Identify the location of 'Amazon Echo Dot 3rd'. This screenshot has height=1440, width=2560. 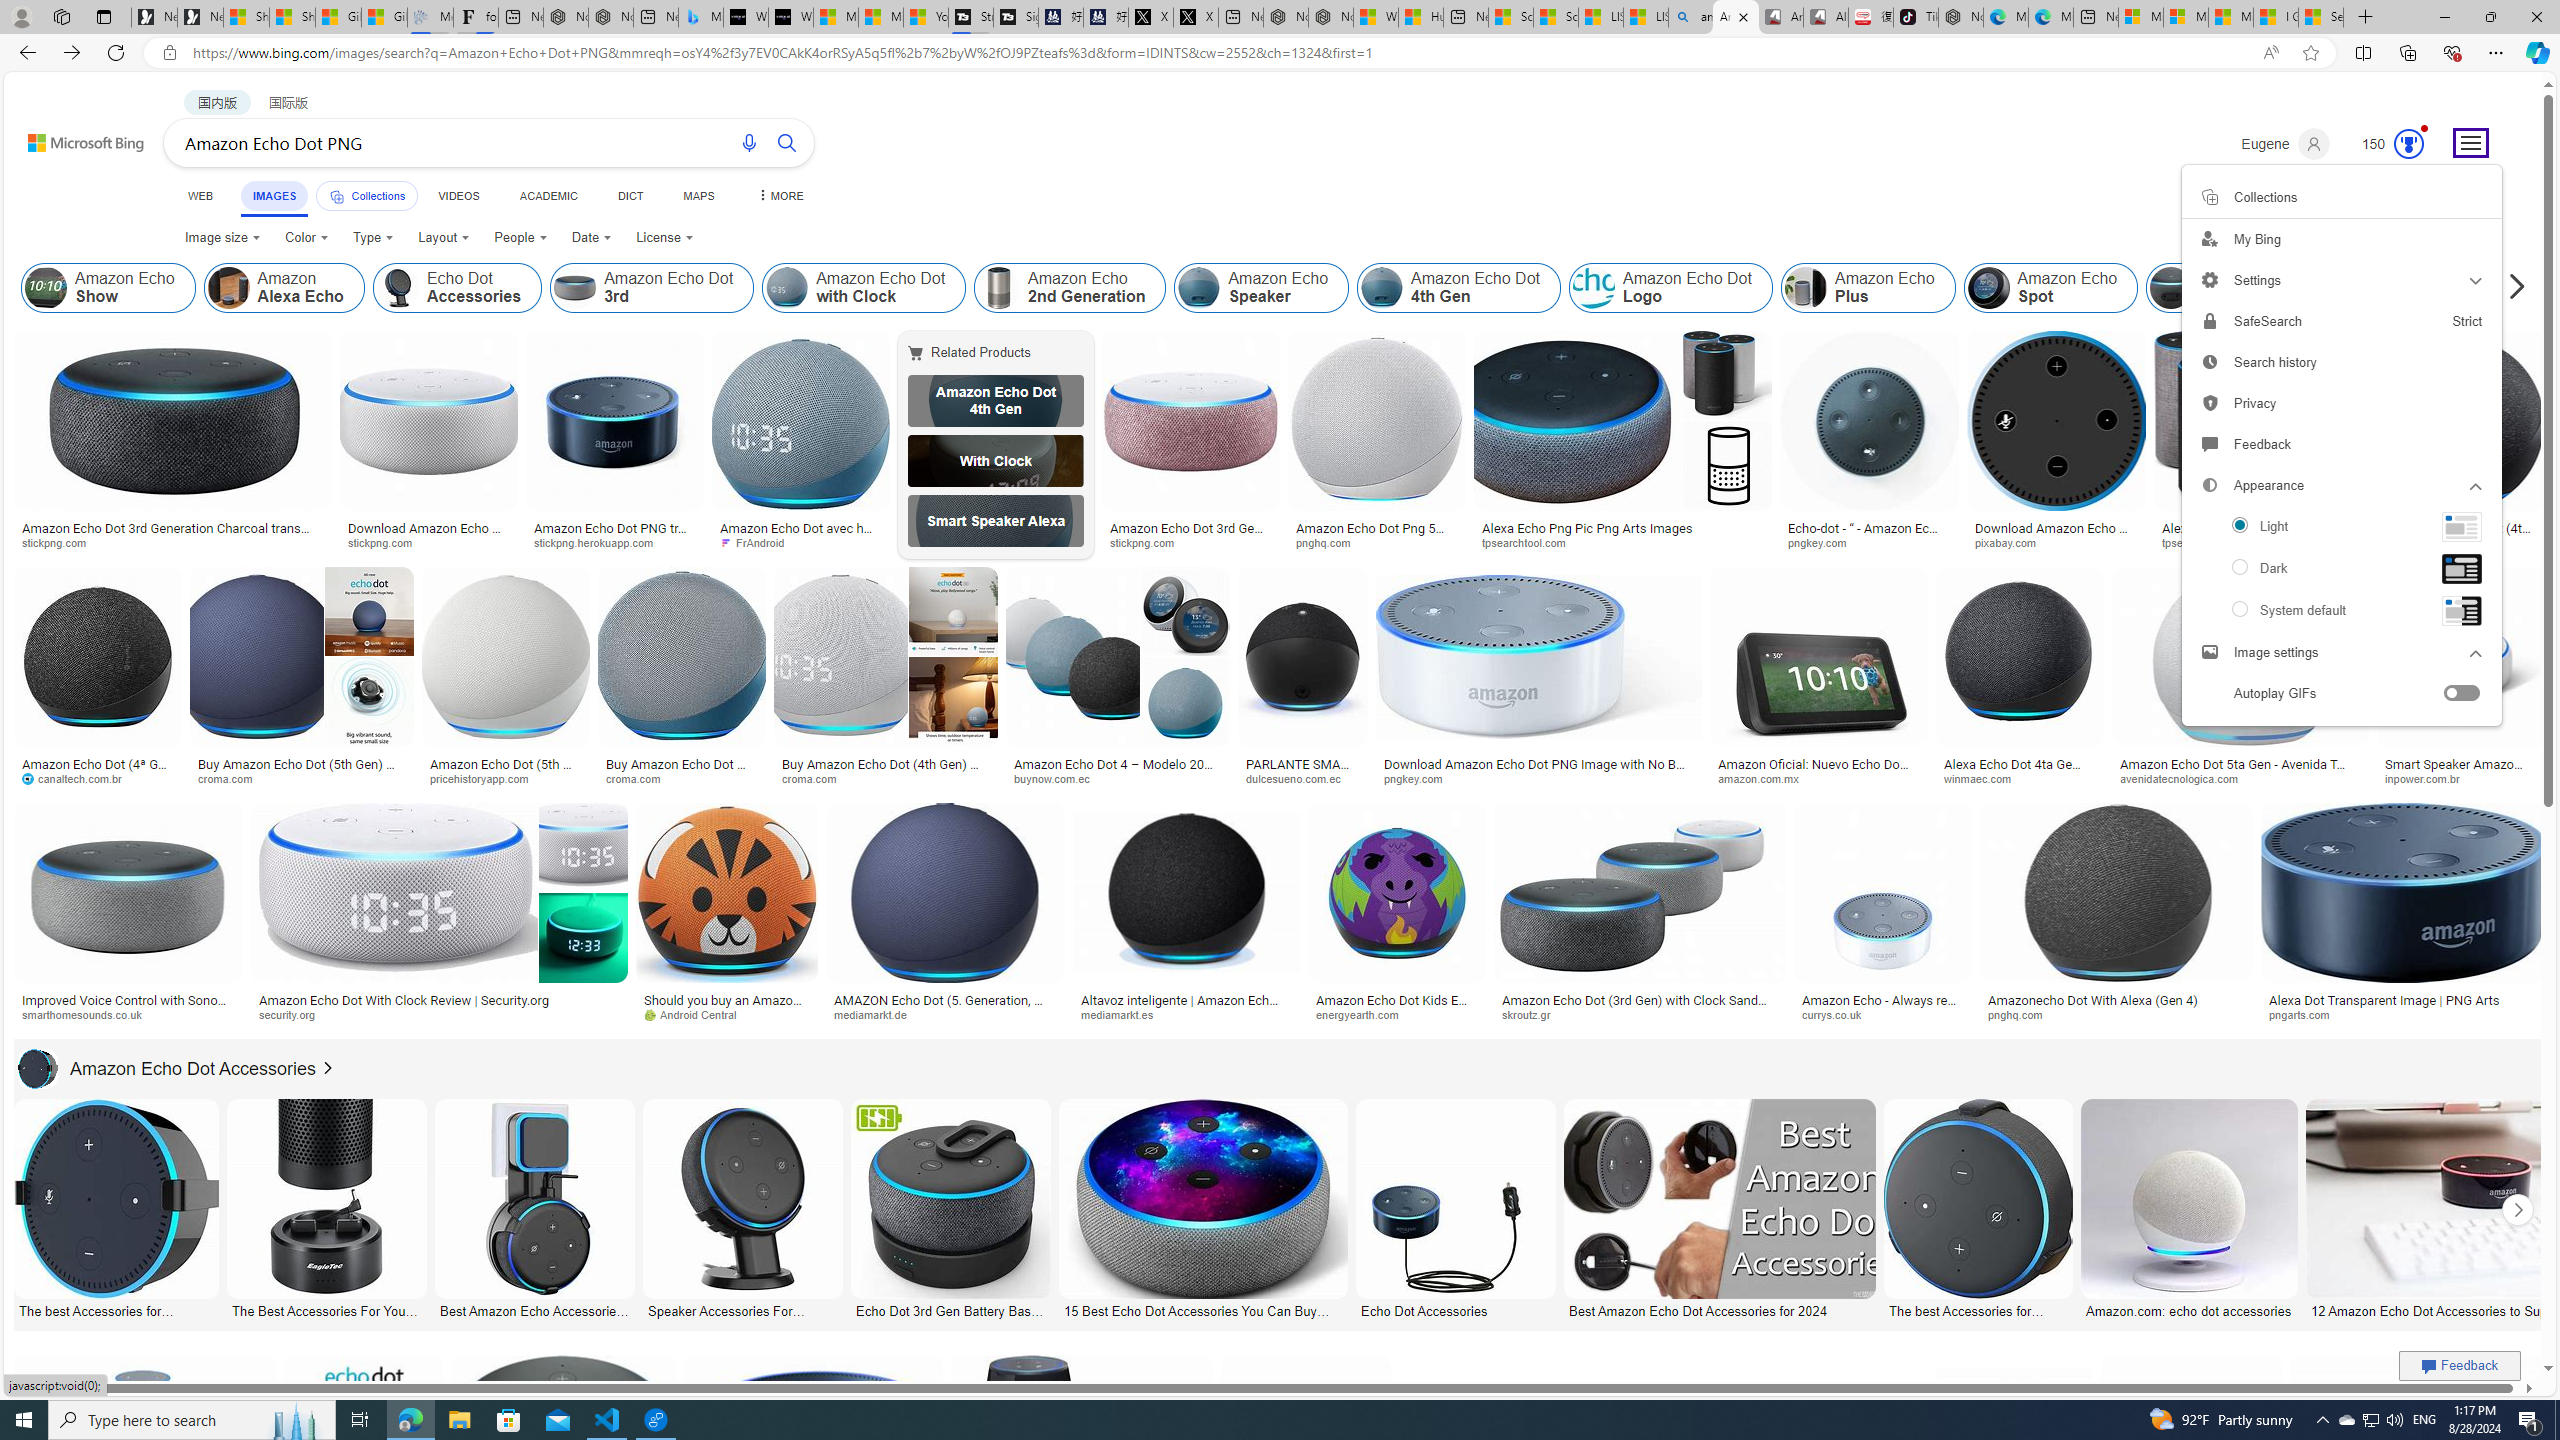
(652, 287).